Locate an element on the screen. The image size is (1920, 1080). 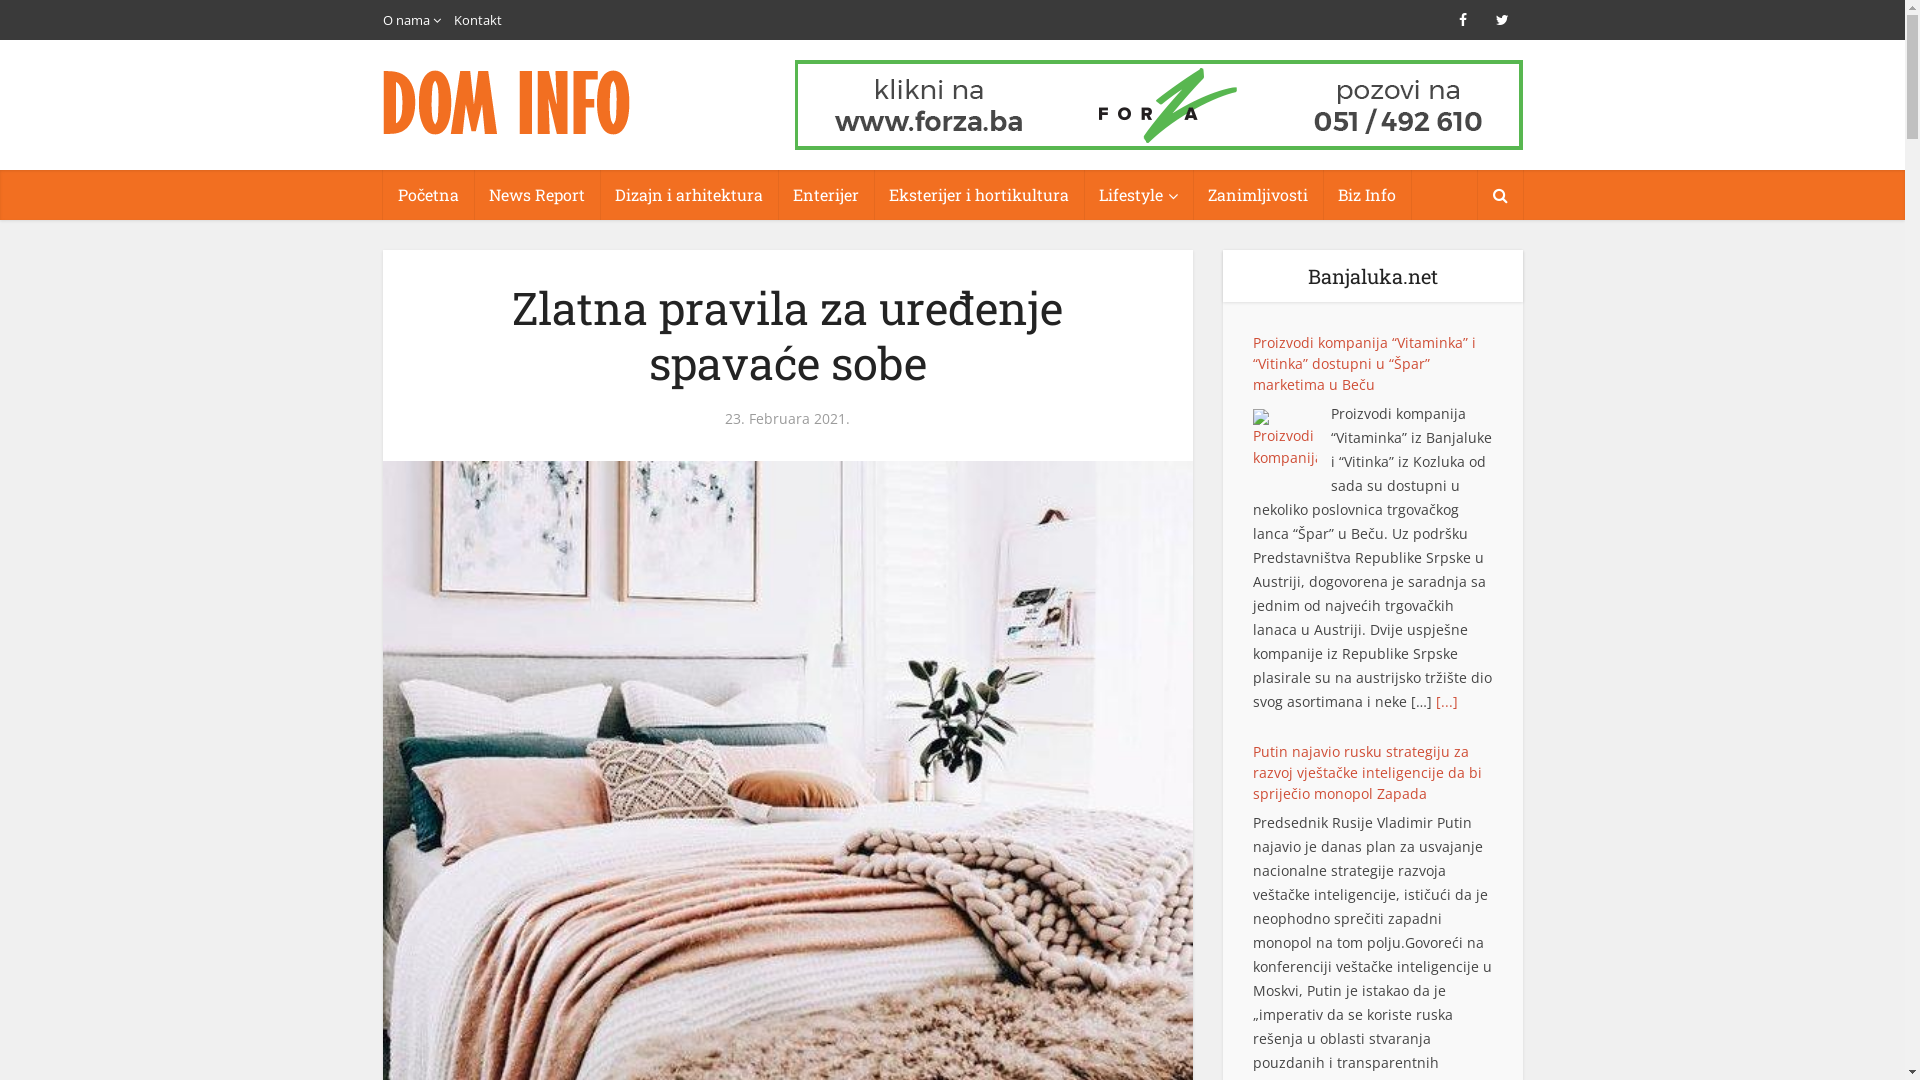
'Kontakt' is located at coordinates (477, 19).